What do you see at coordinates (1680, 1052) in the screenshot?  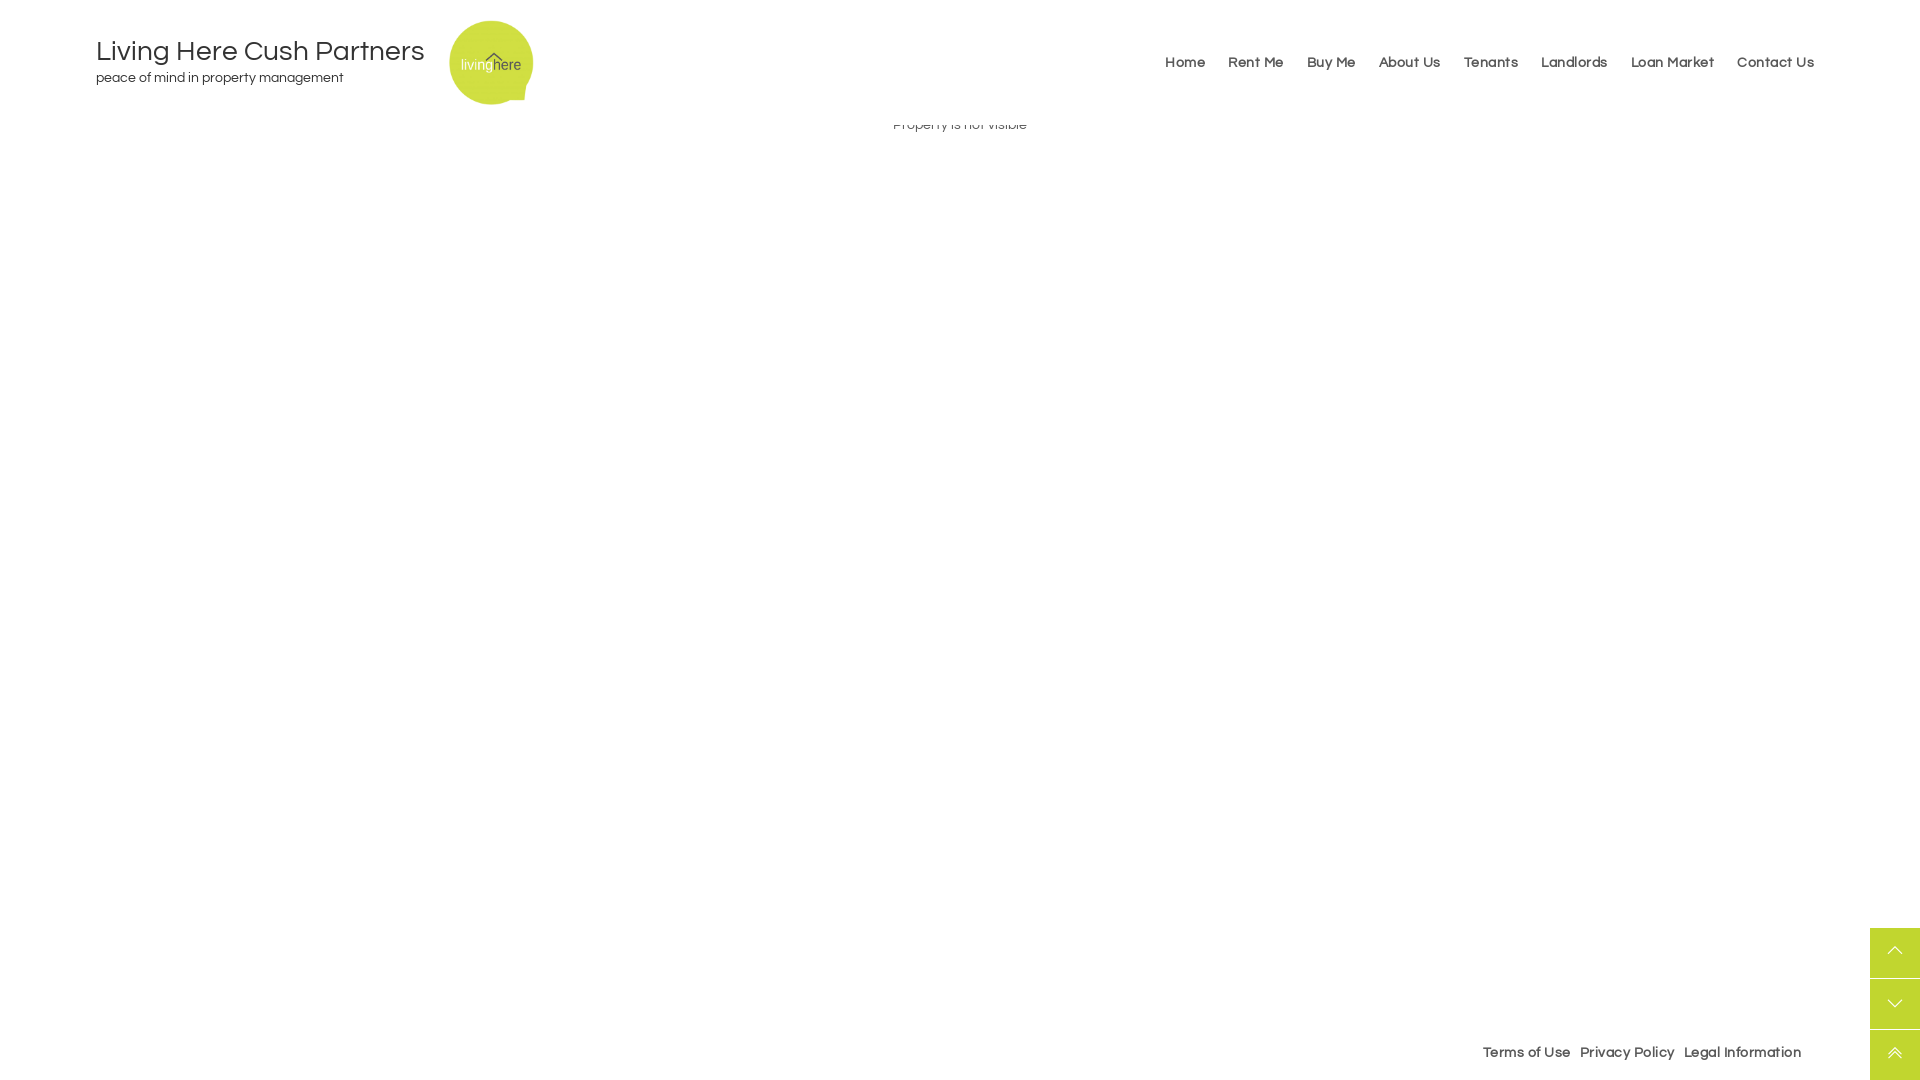 I see `'Legal Information'` at bounding box center [1680, 1052].